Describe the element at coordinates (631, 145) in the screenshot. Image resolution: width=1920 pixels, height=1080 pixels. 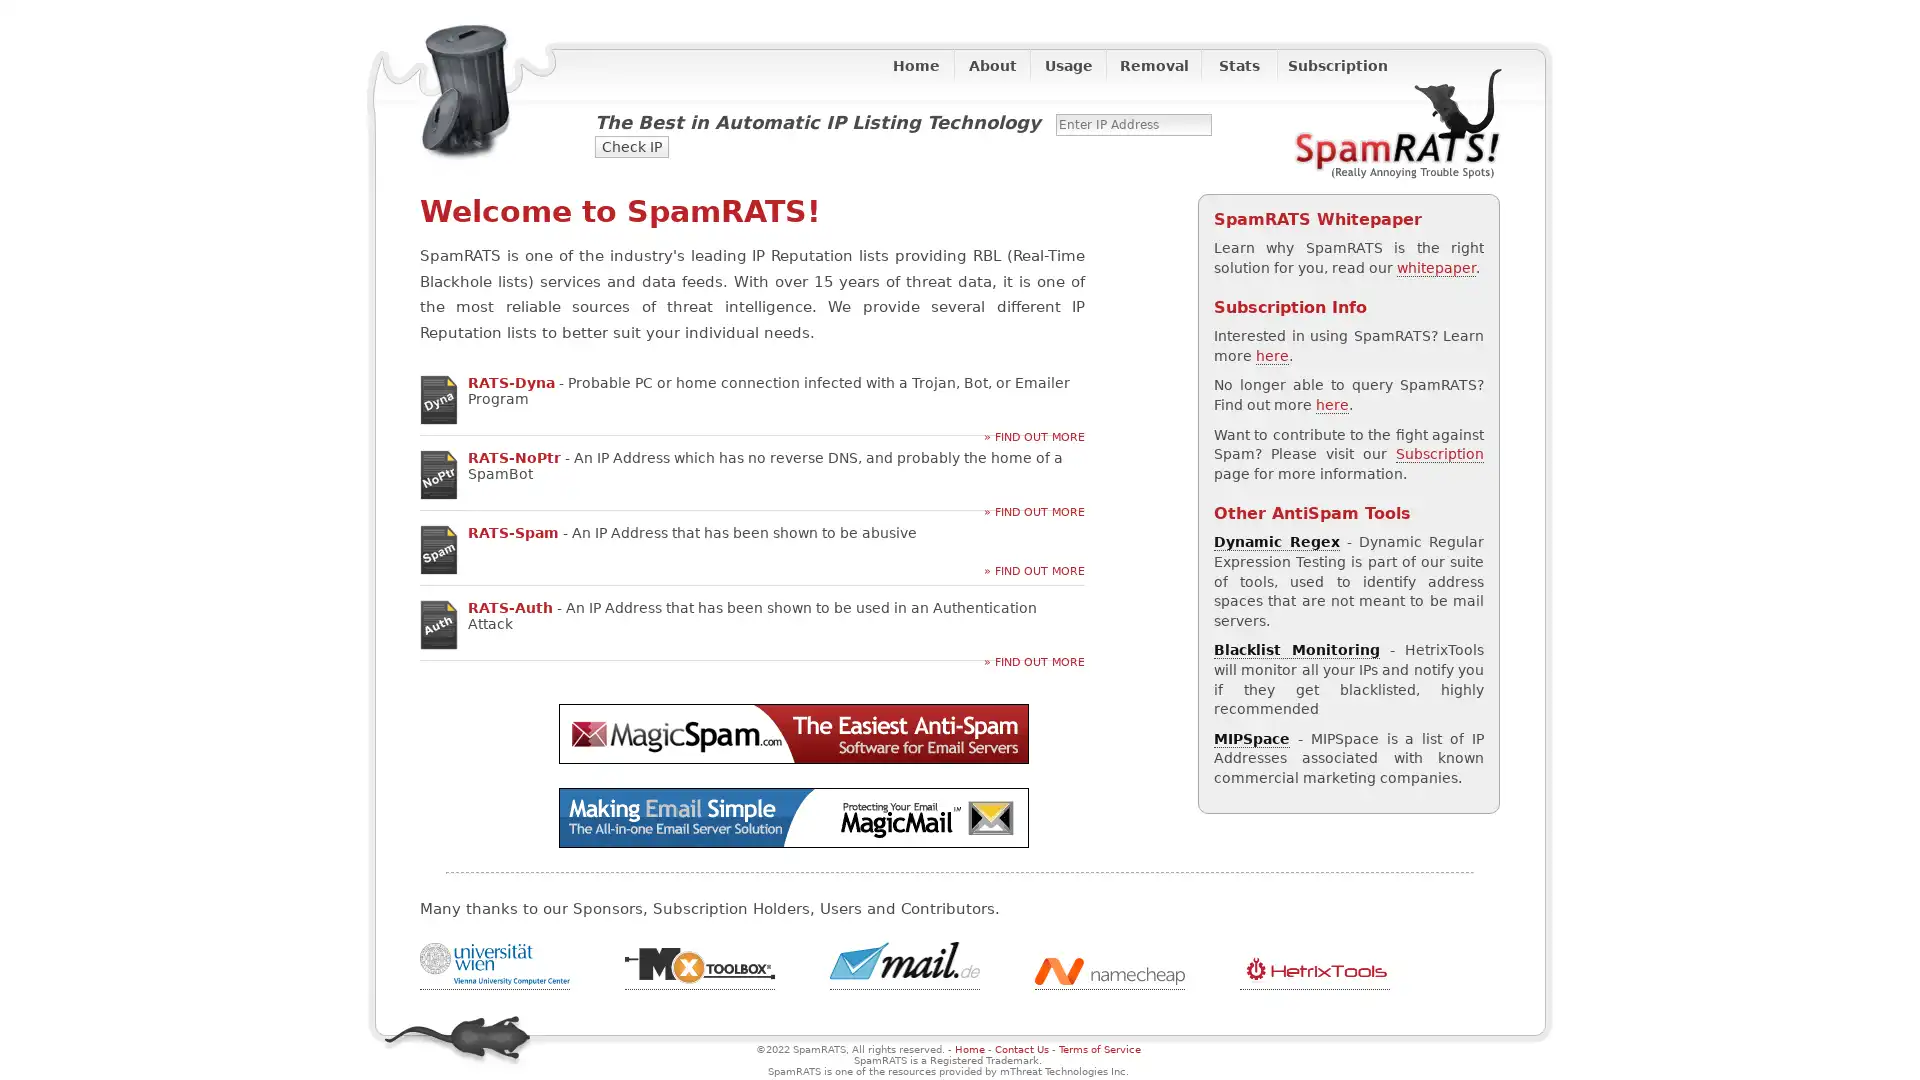
I see `Check IP` at that location.